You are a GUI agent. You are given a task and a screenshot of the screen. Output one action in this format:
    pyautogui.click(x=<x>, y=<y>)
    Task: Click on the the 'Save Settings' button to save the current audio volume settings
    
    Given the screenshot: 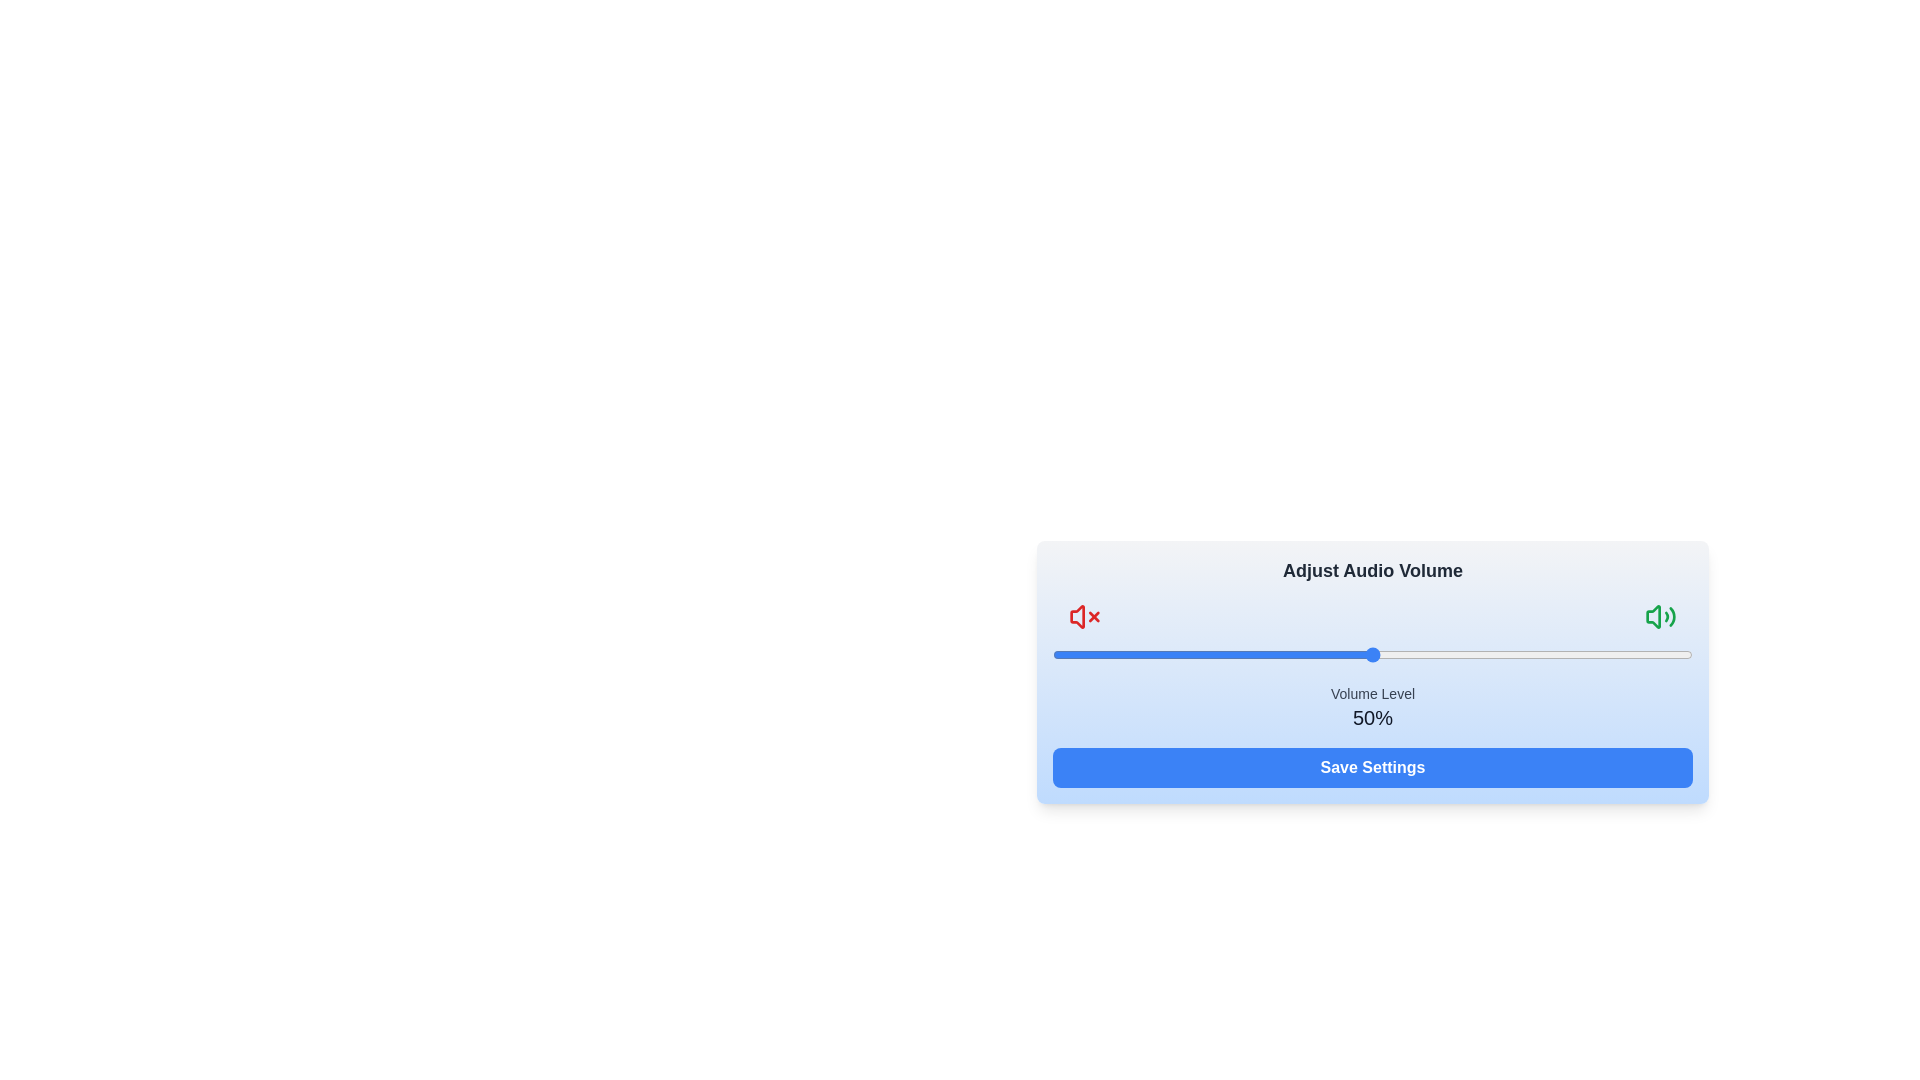 What is the action you would take?
    pyautogui.click(x=1371, y=766)
    